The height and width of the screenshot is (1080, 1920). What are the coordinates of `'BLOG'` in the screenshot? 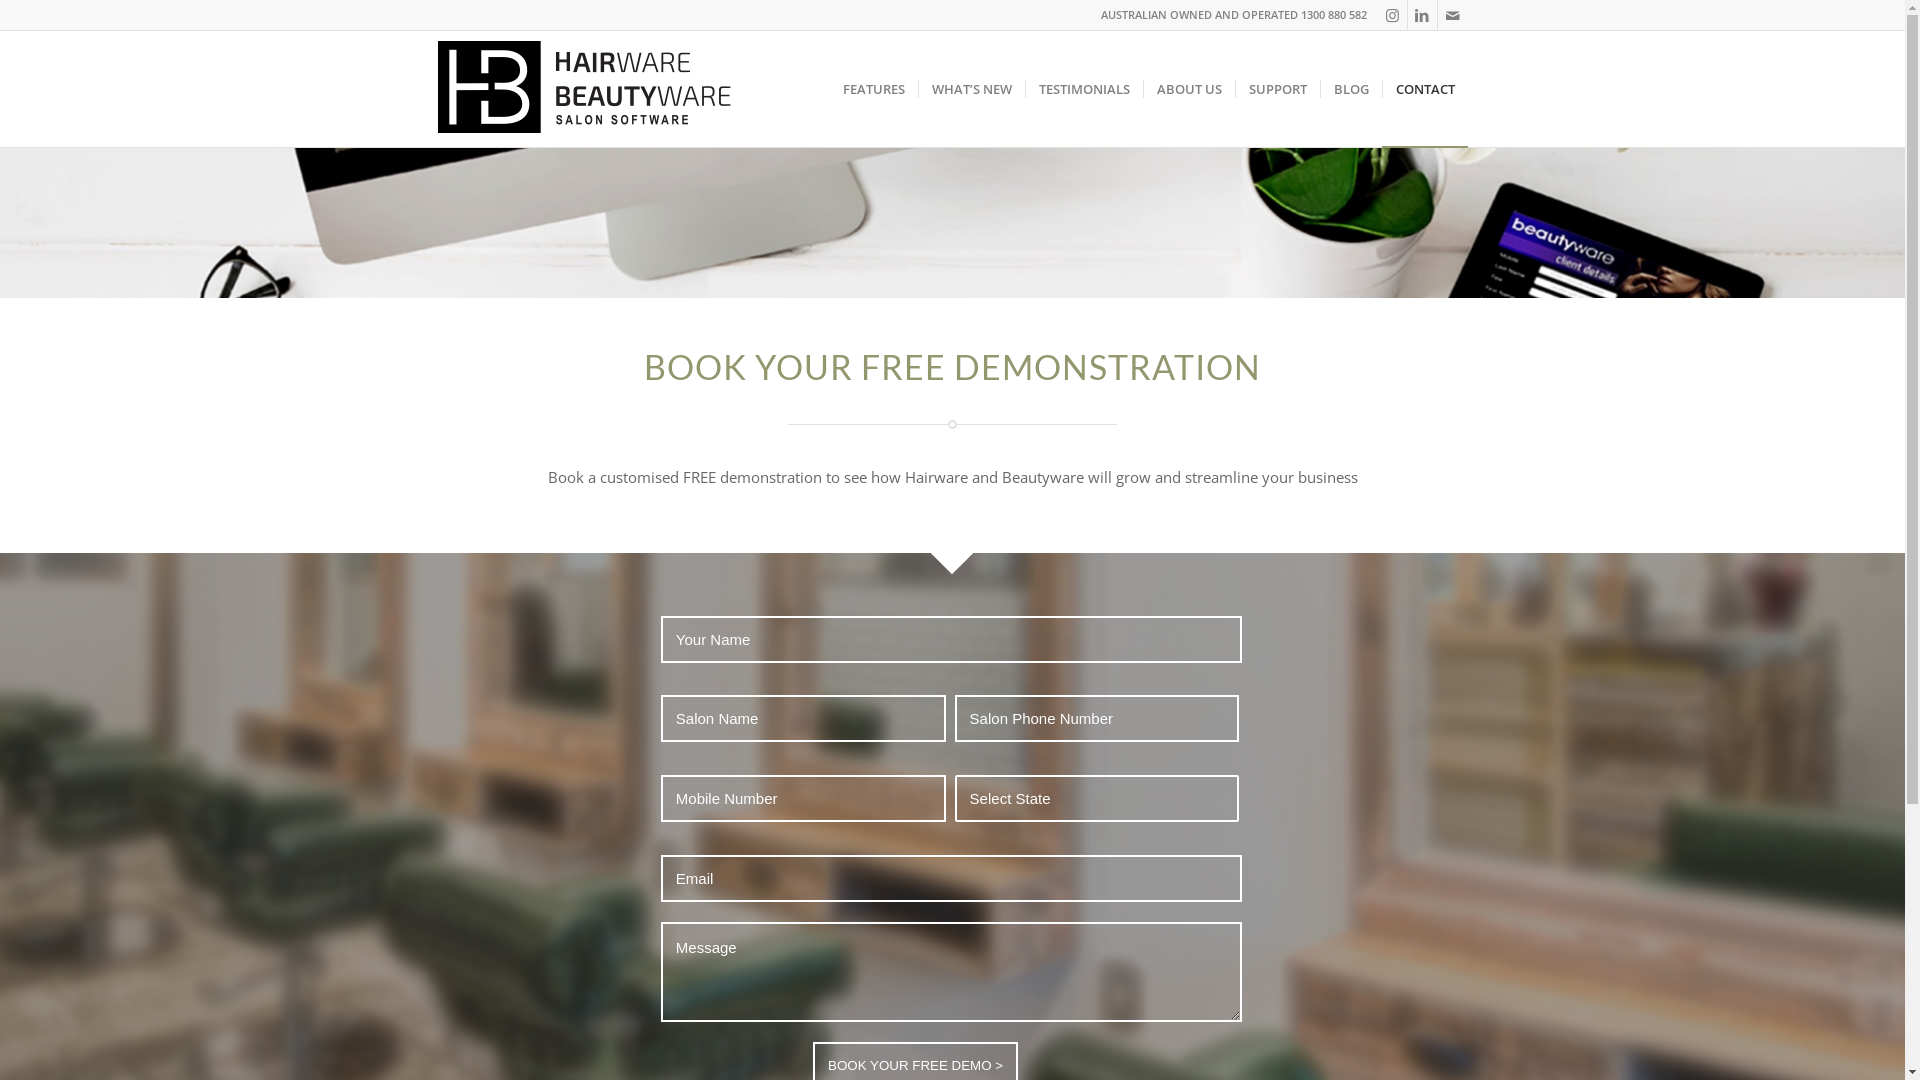 It's located at (1350, 87).